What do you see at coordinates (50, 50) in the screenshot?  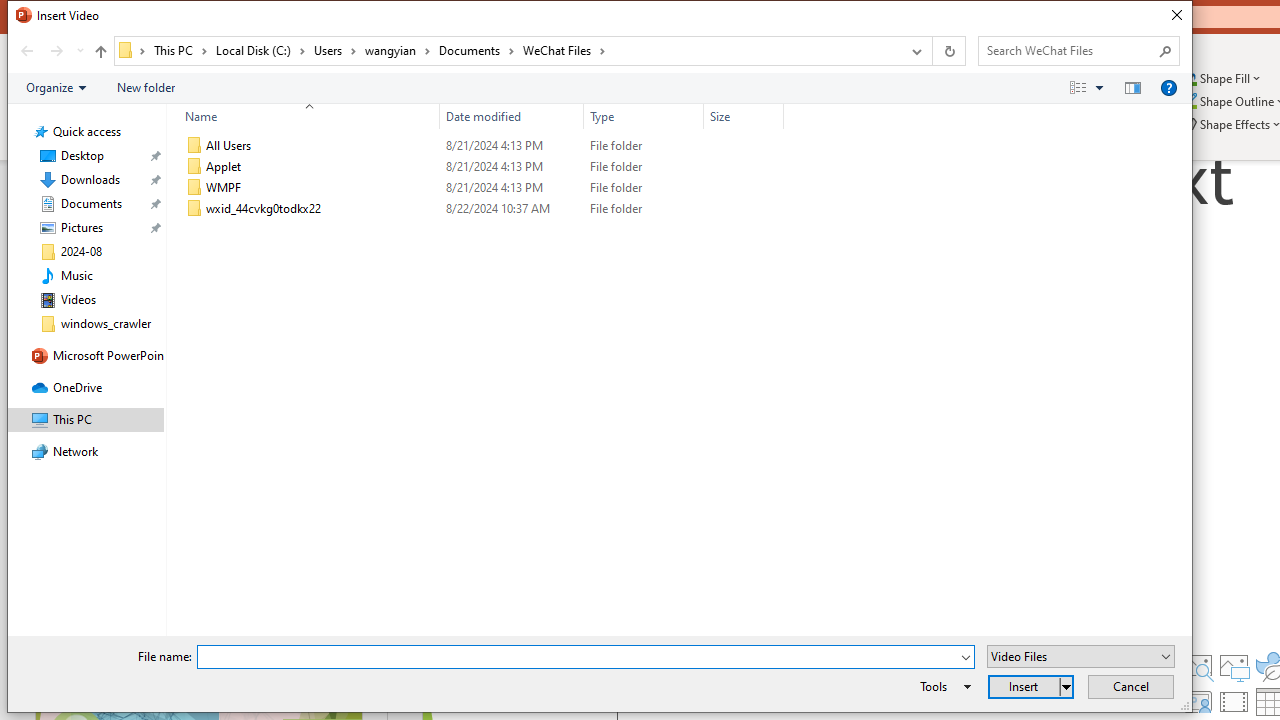 I see `'Navigation buttons'` at bounding box center [50, 50].